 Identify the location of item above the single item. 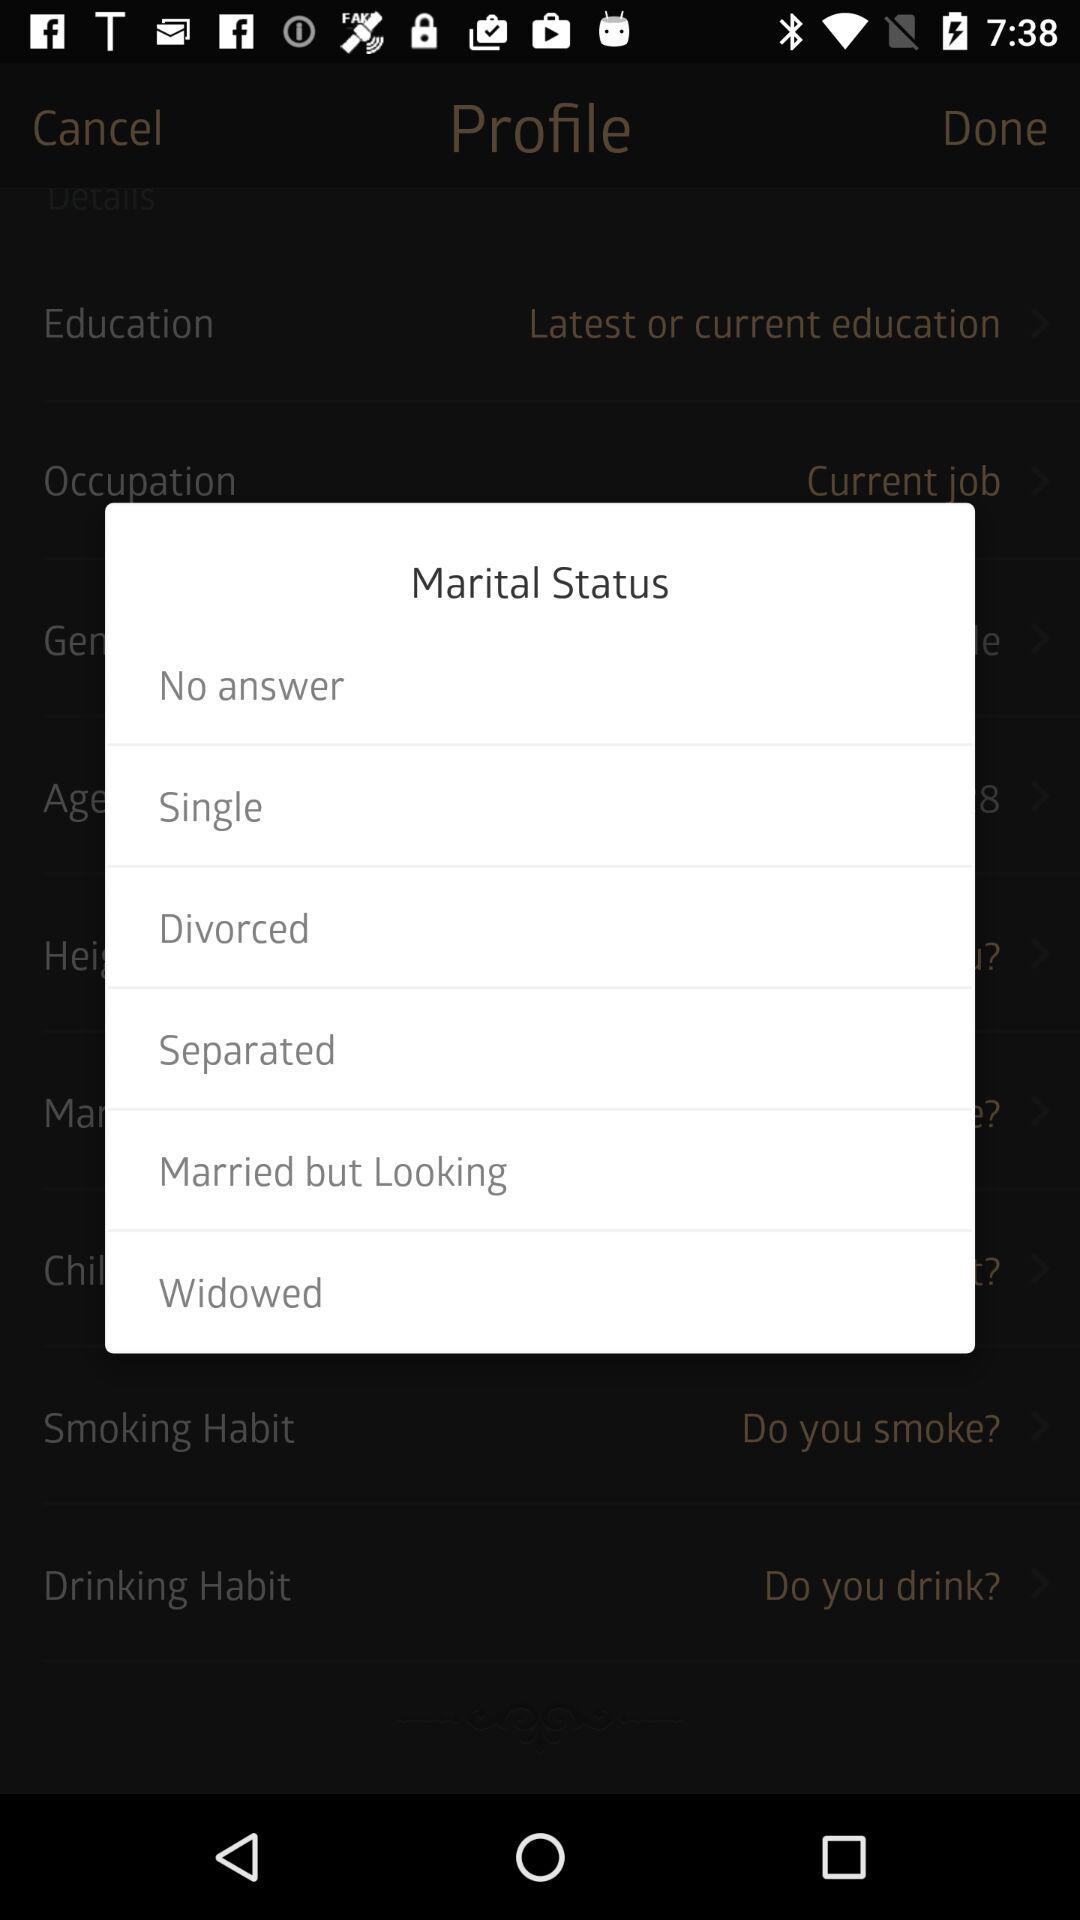
(540, 684).